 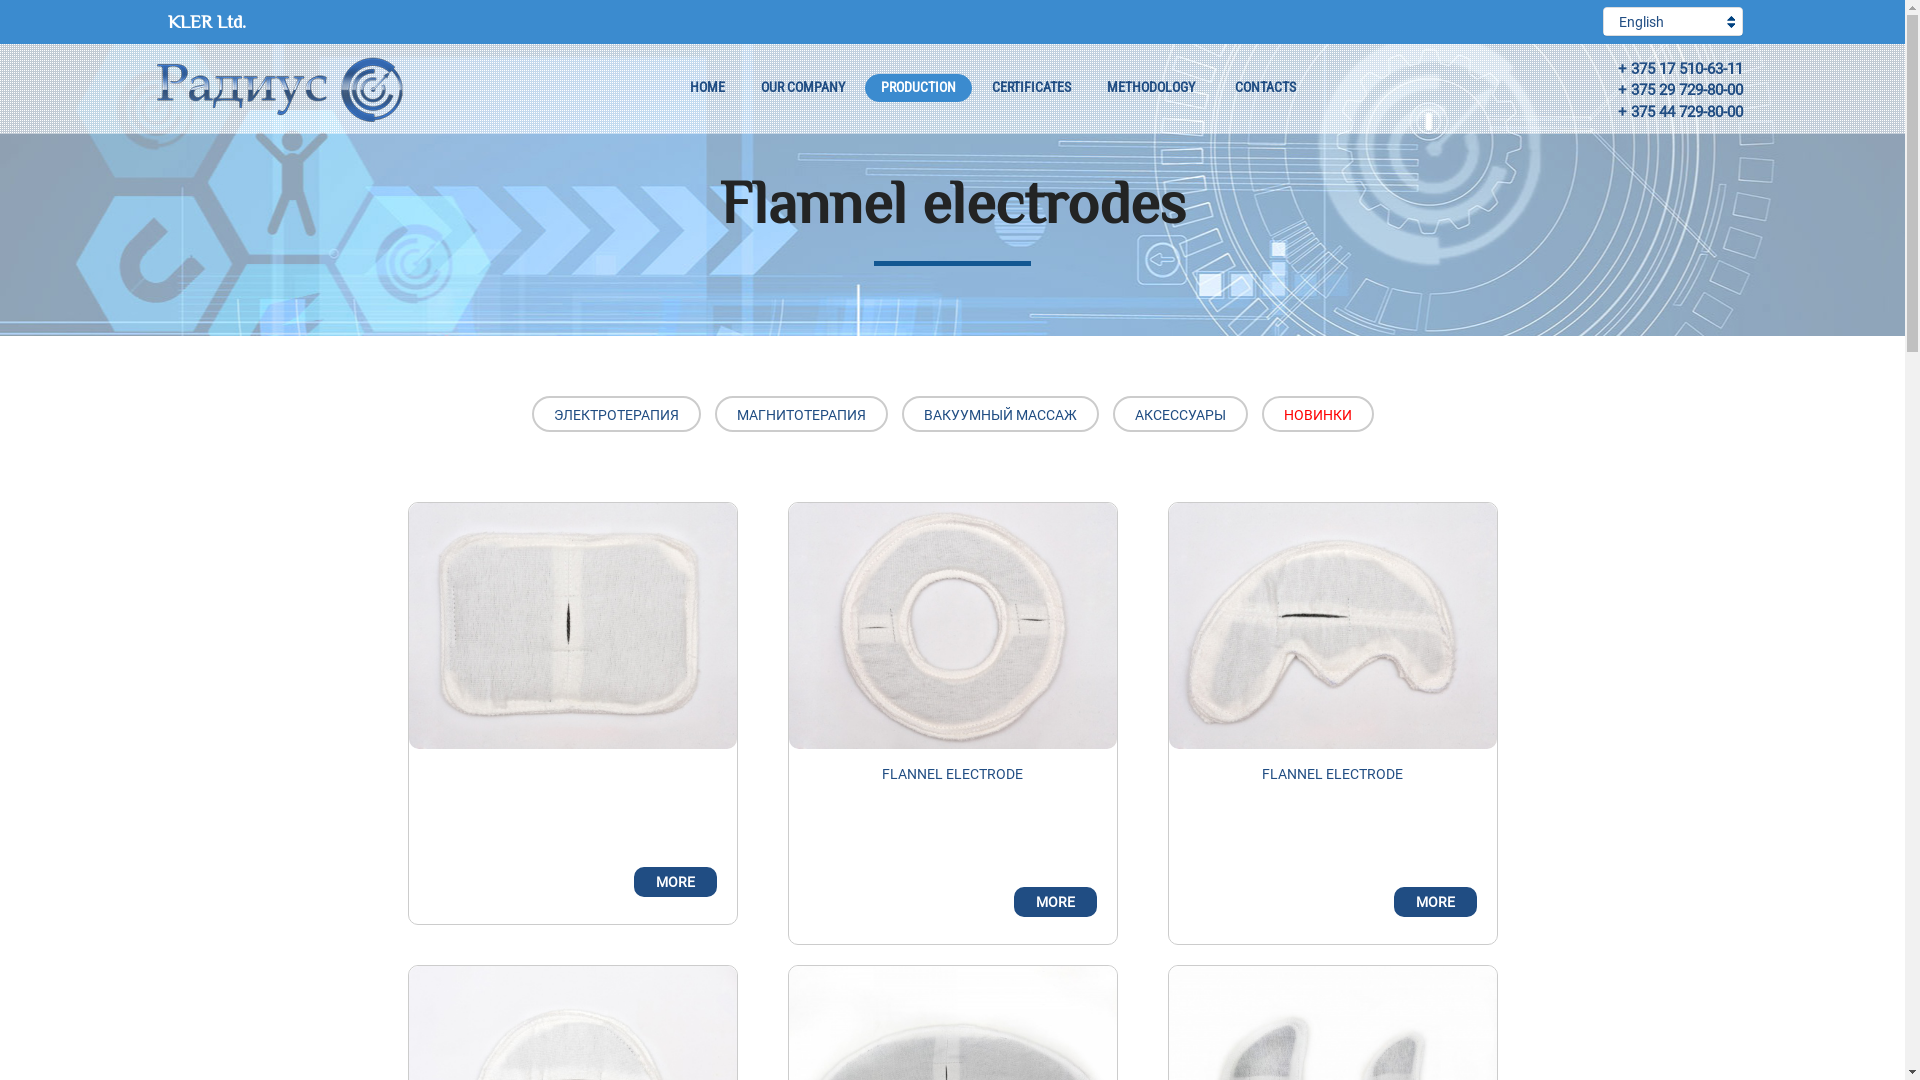 What do you see at coordinates (1150, 87) in the screenshot?
I see `'METHODOLOGY'` at bounding box center [1150, 87].